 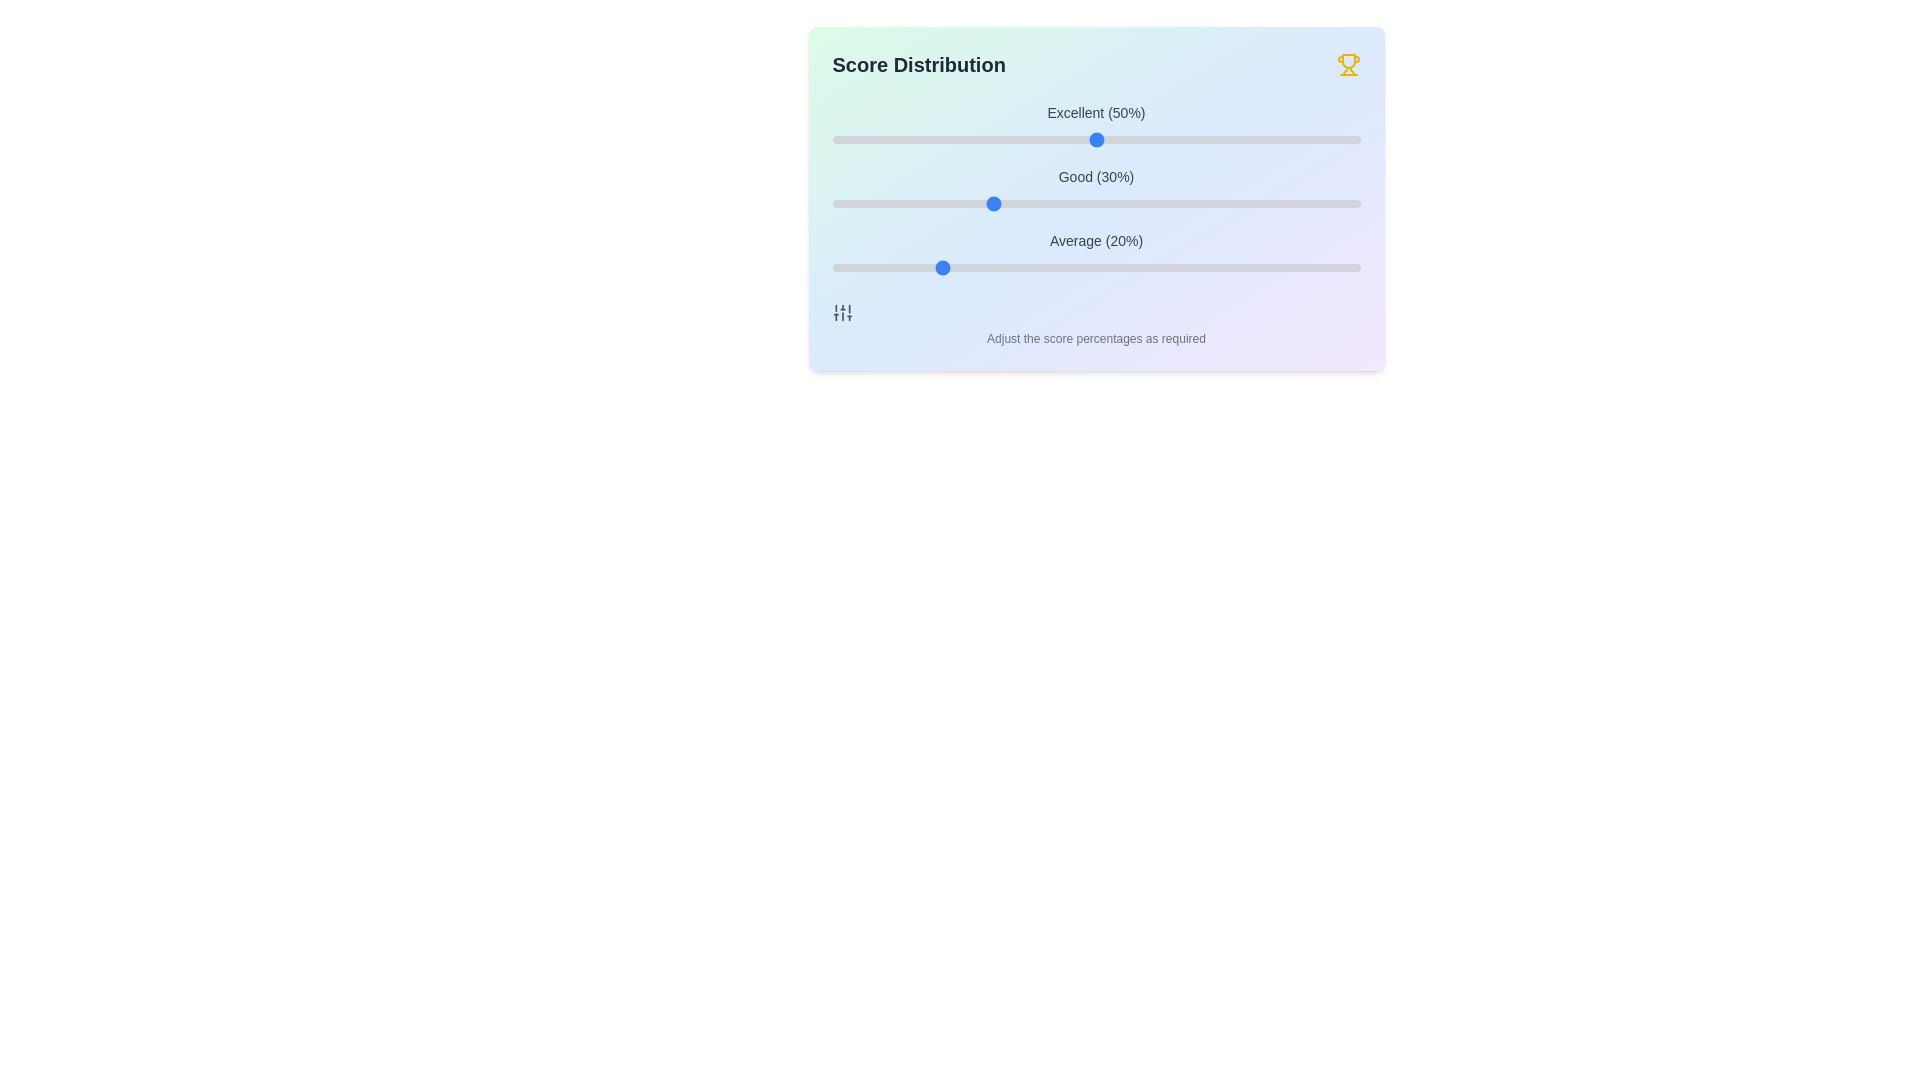 I want to click on the 'Average' slider to 57%, so click(x=1133, y=266).